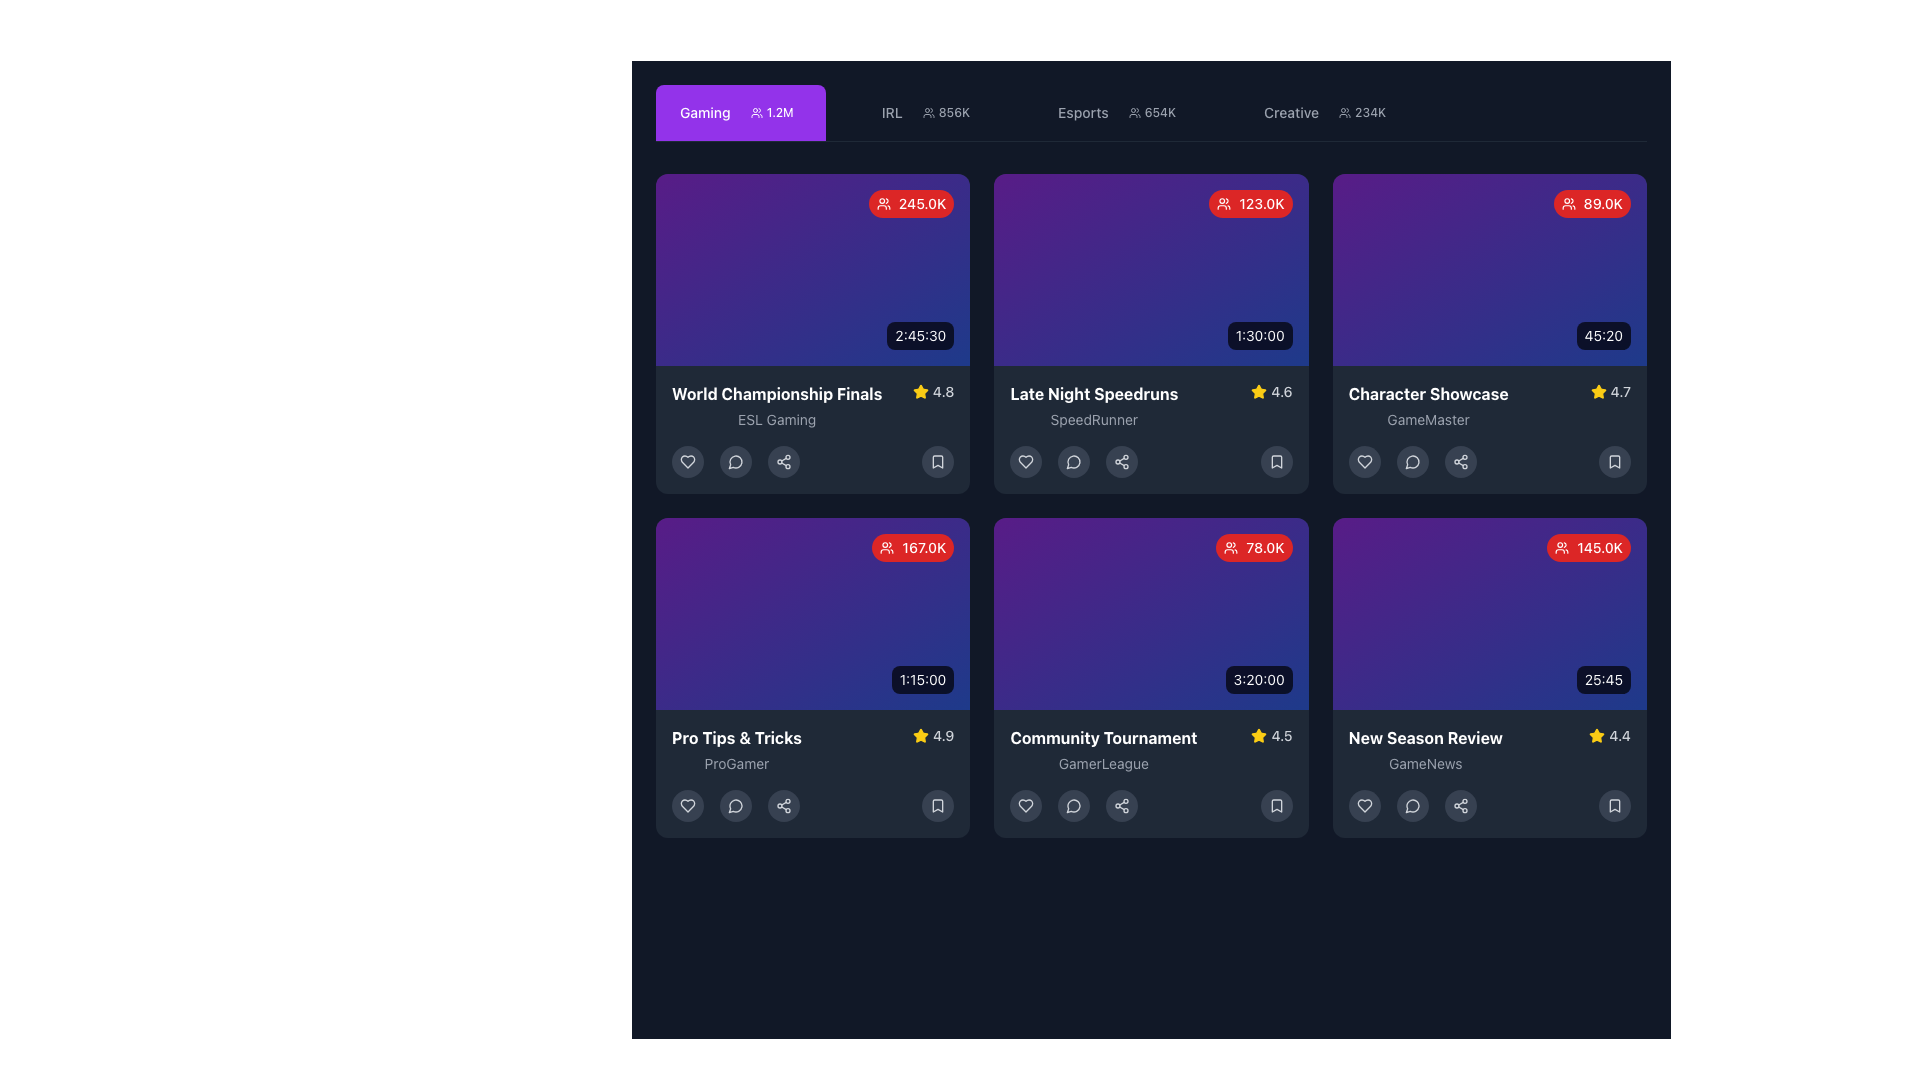 The width and height of the screenshot is (1920, 1080). Describe the element at coordinates (1424, 763) in the screenshot. I see `the text label located directly below 'New Season Review' in the bottom-right corner of the card interface` at that location.